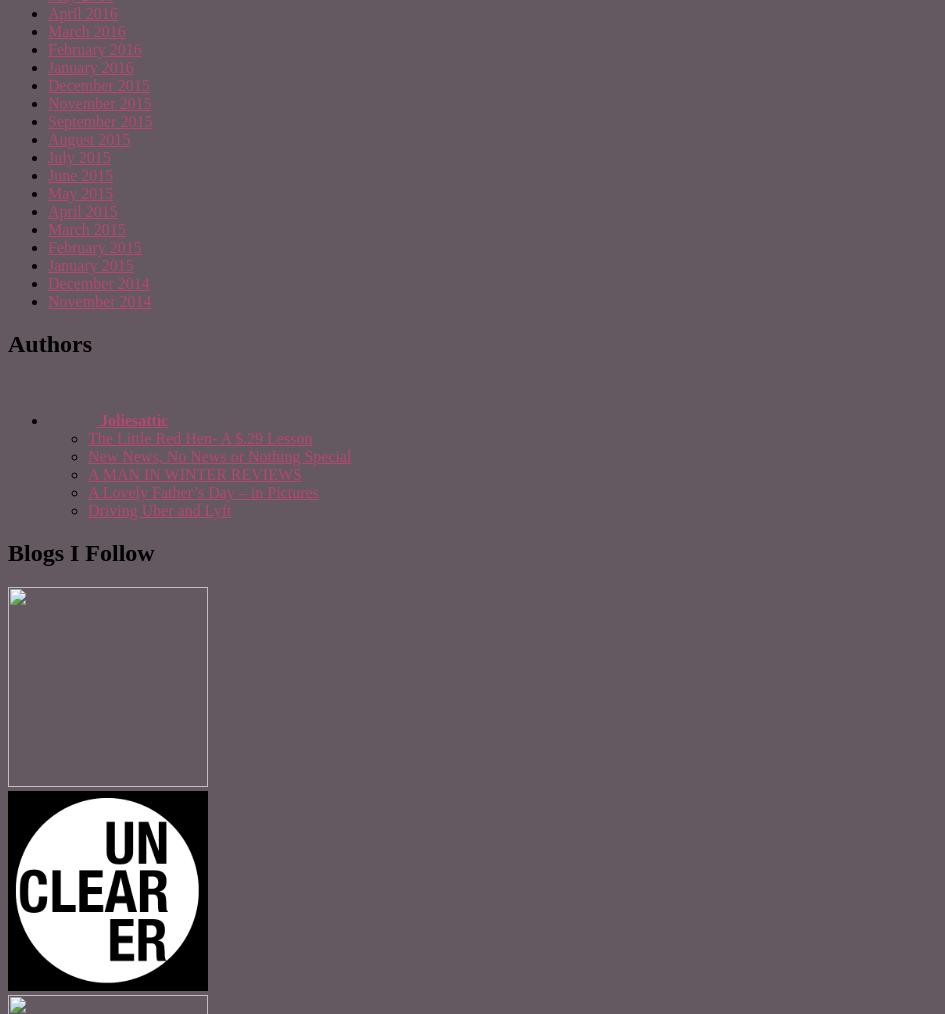 The height and width of the screenshot is (1014, 945). Describe the element at coordinates (48, 84) in the screenshot. I see `'December 2015'` at that location.